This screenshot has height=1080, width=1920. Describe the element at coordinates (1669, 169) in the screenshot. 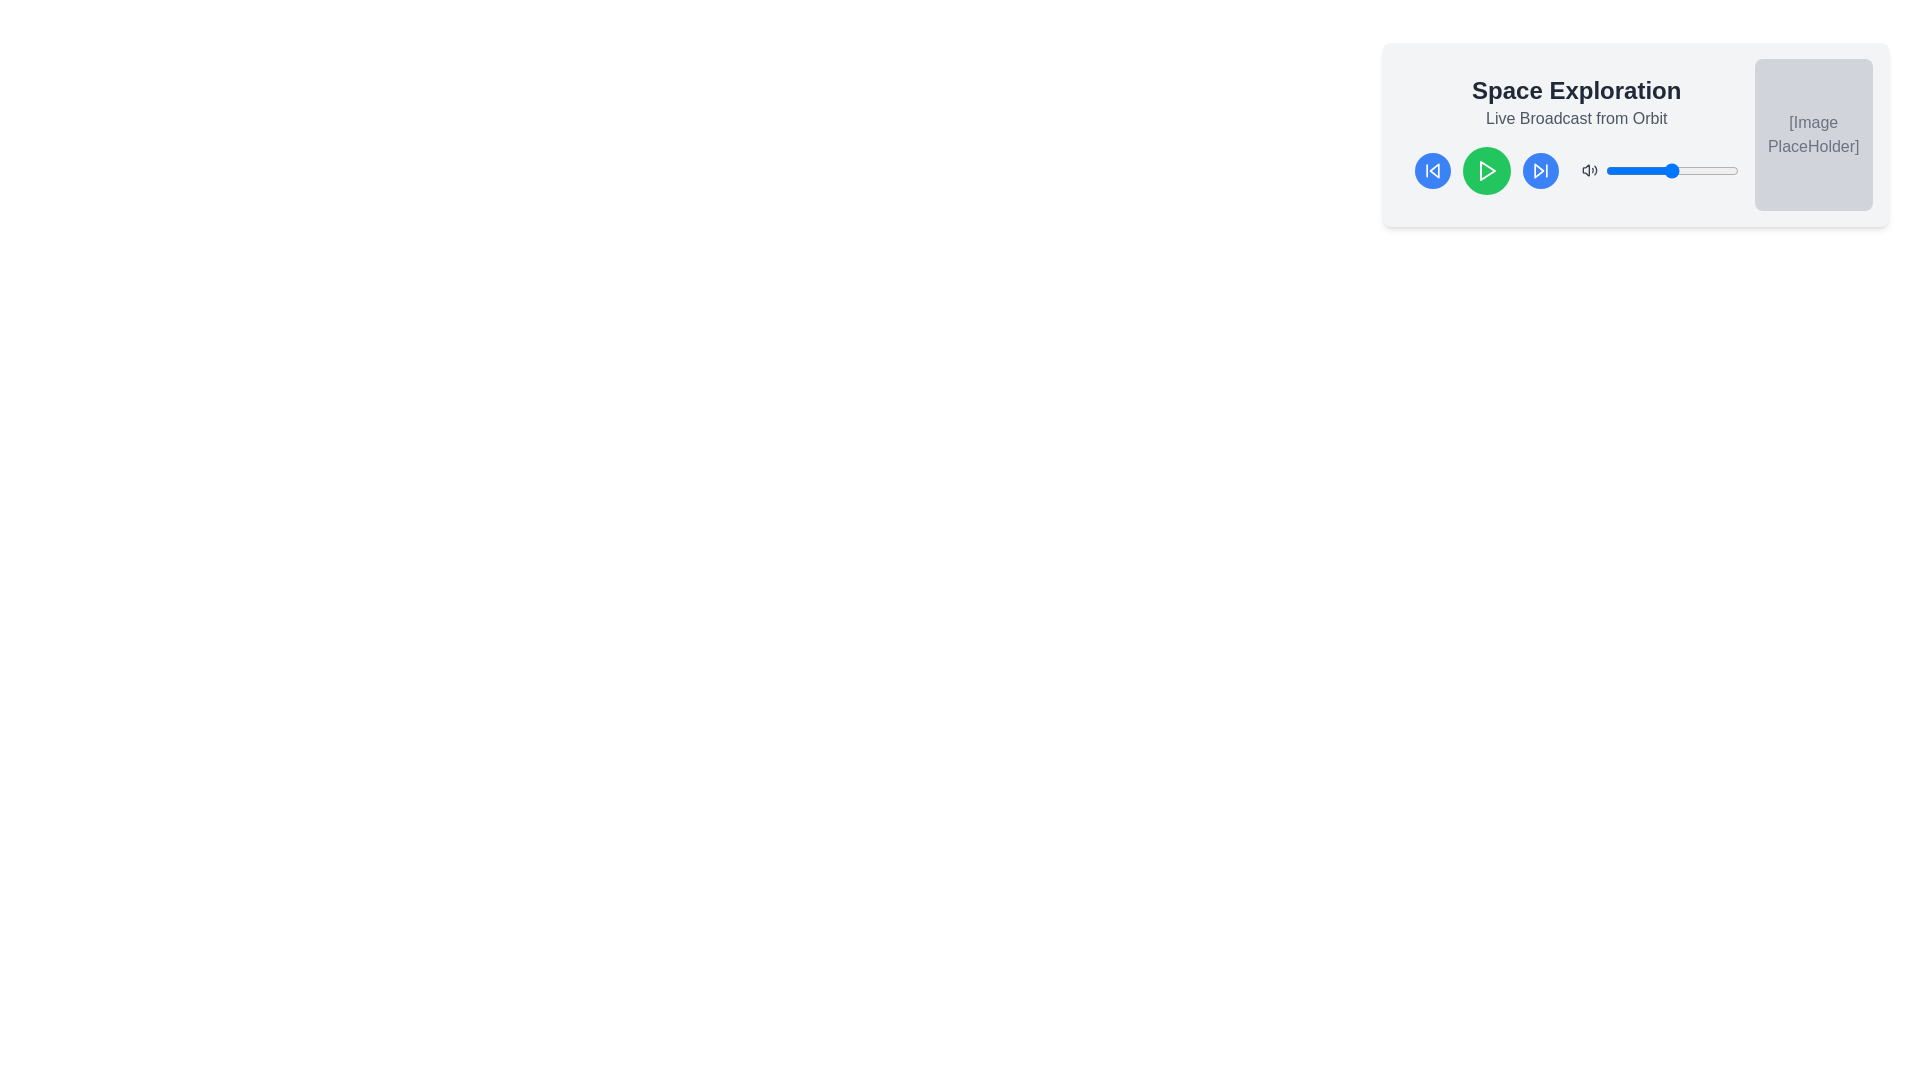

I see `the slider value` at that location.